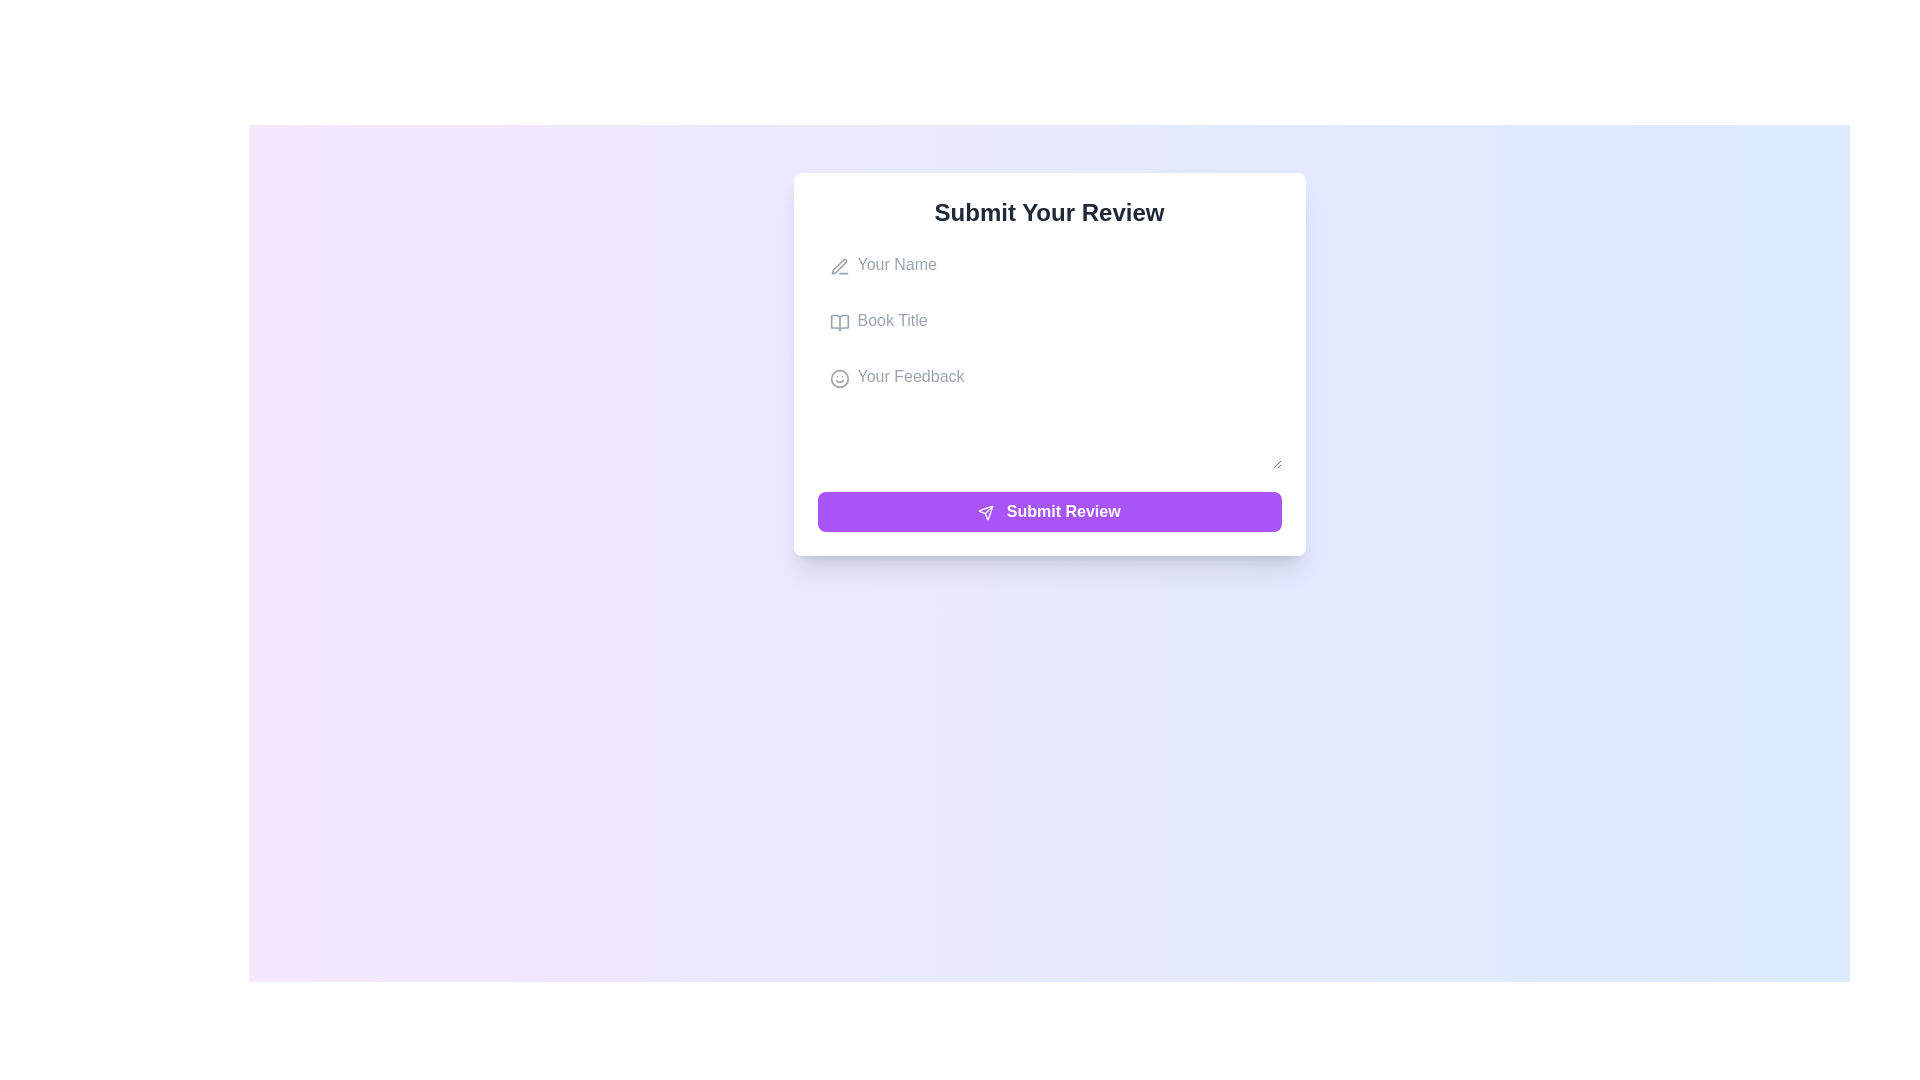 The height and width of the screenshot is (1080, 1920). Describe the element at coordinates (839, 265) in the screenshot. I see `the pen icon that signifies an editable input field for the 'Your Name' label` at that location.